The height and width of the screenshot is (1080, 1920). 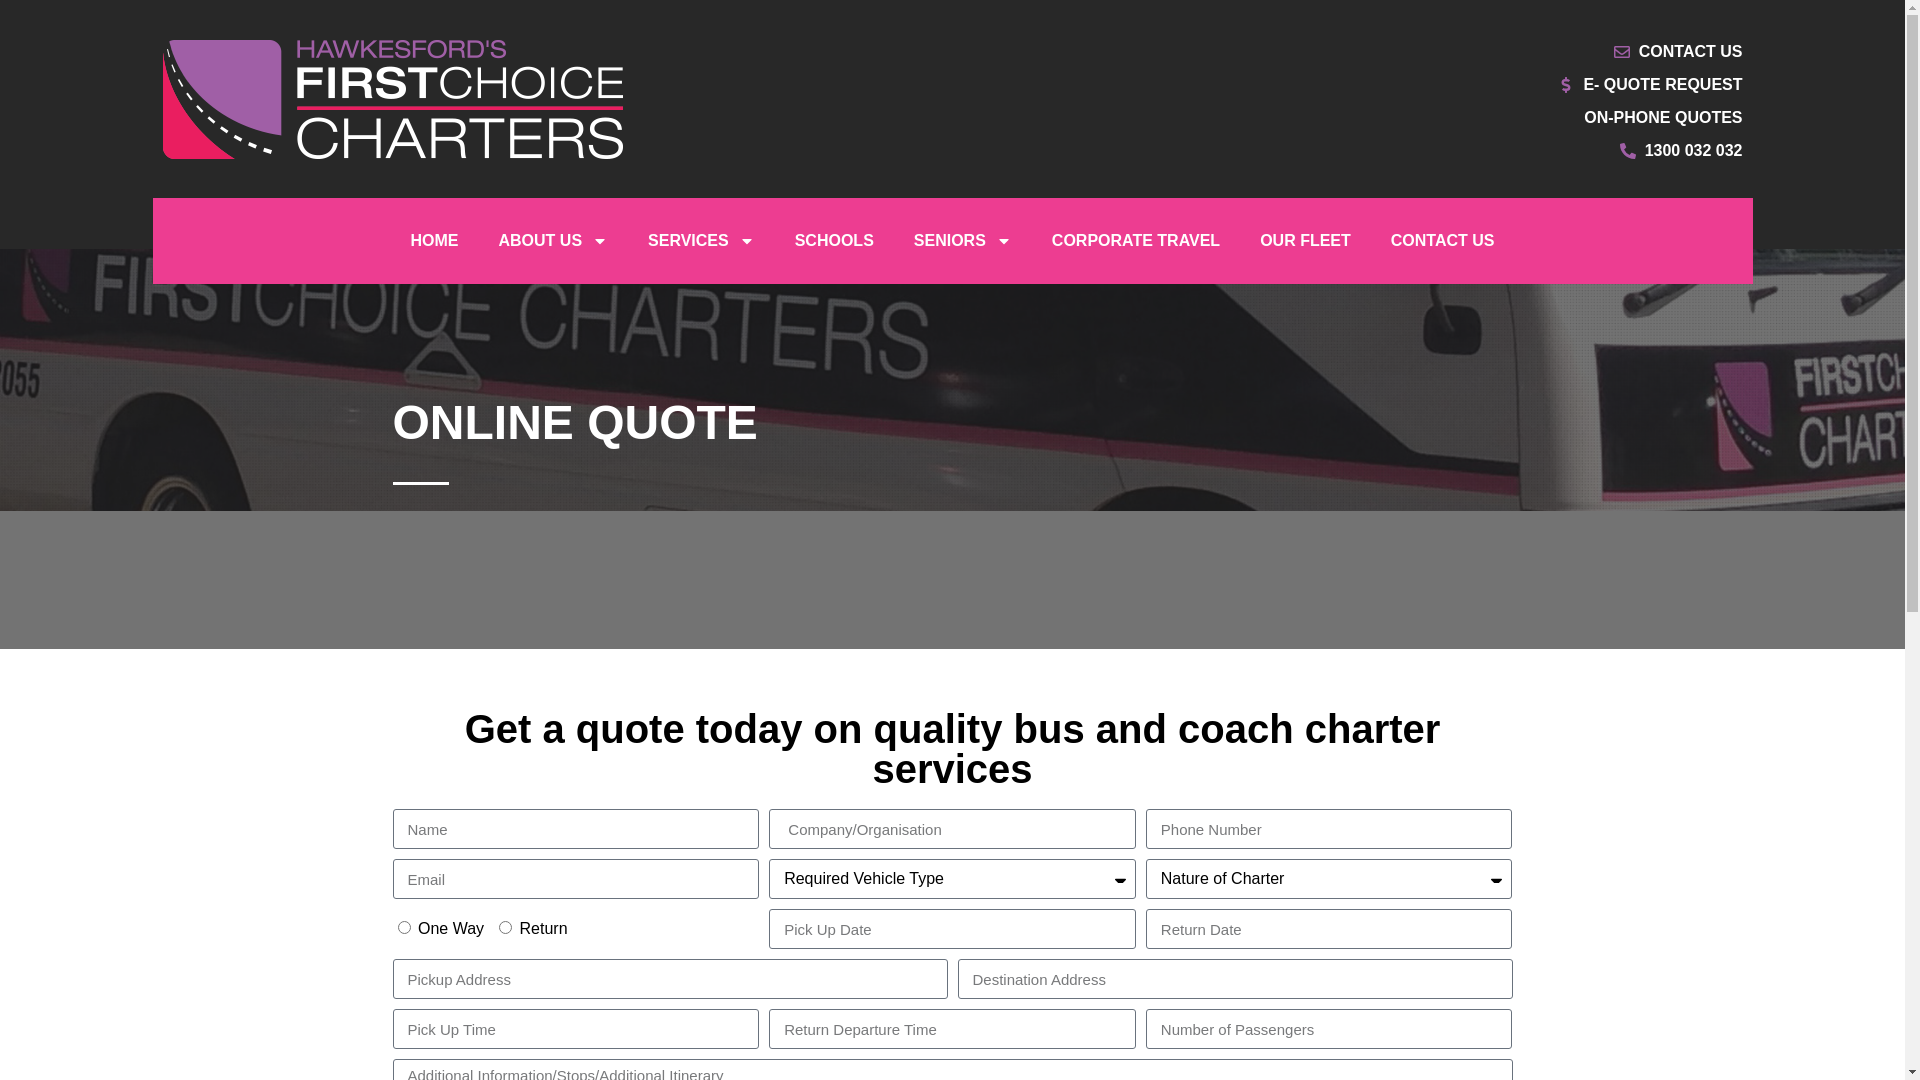 I want to click on 'SERVICES', so click(x=701, y=239).